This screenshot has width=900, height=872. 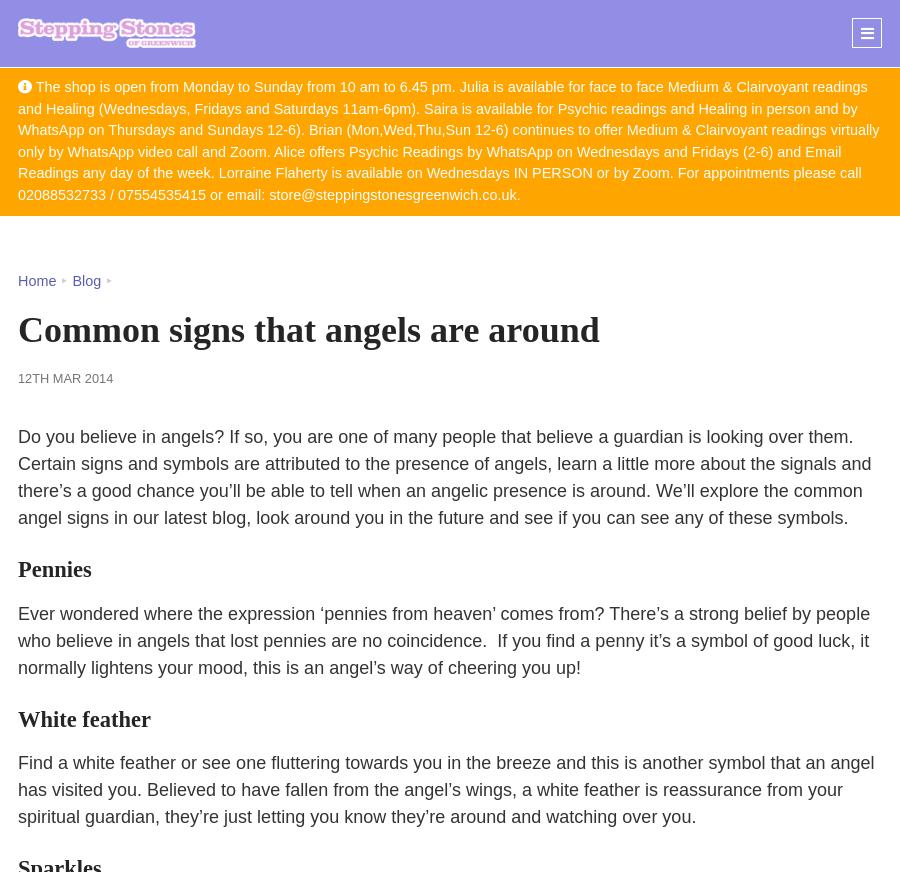 I want to click on '12th Mar 2014', so click(x=64, y=378).